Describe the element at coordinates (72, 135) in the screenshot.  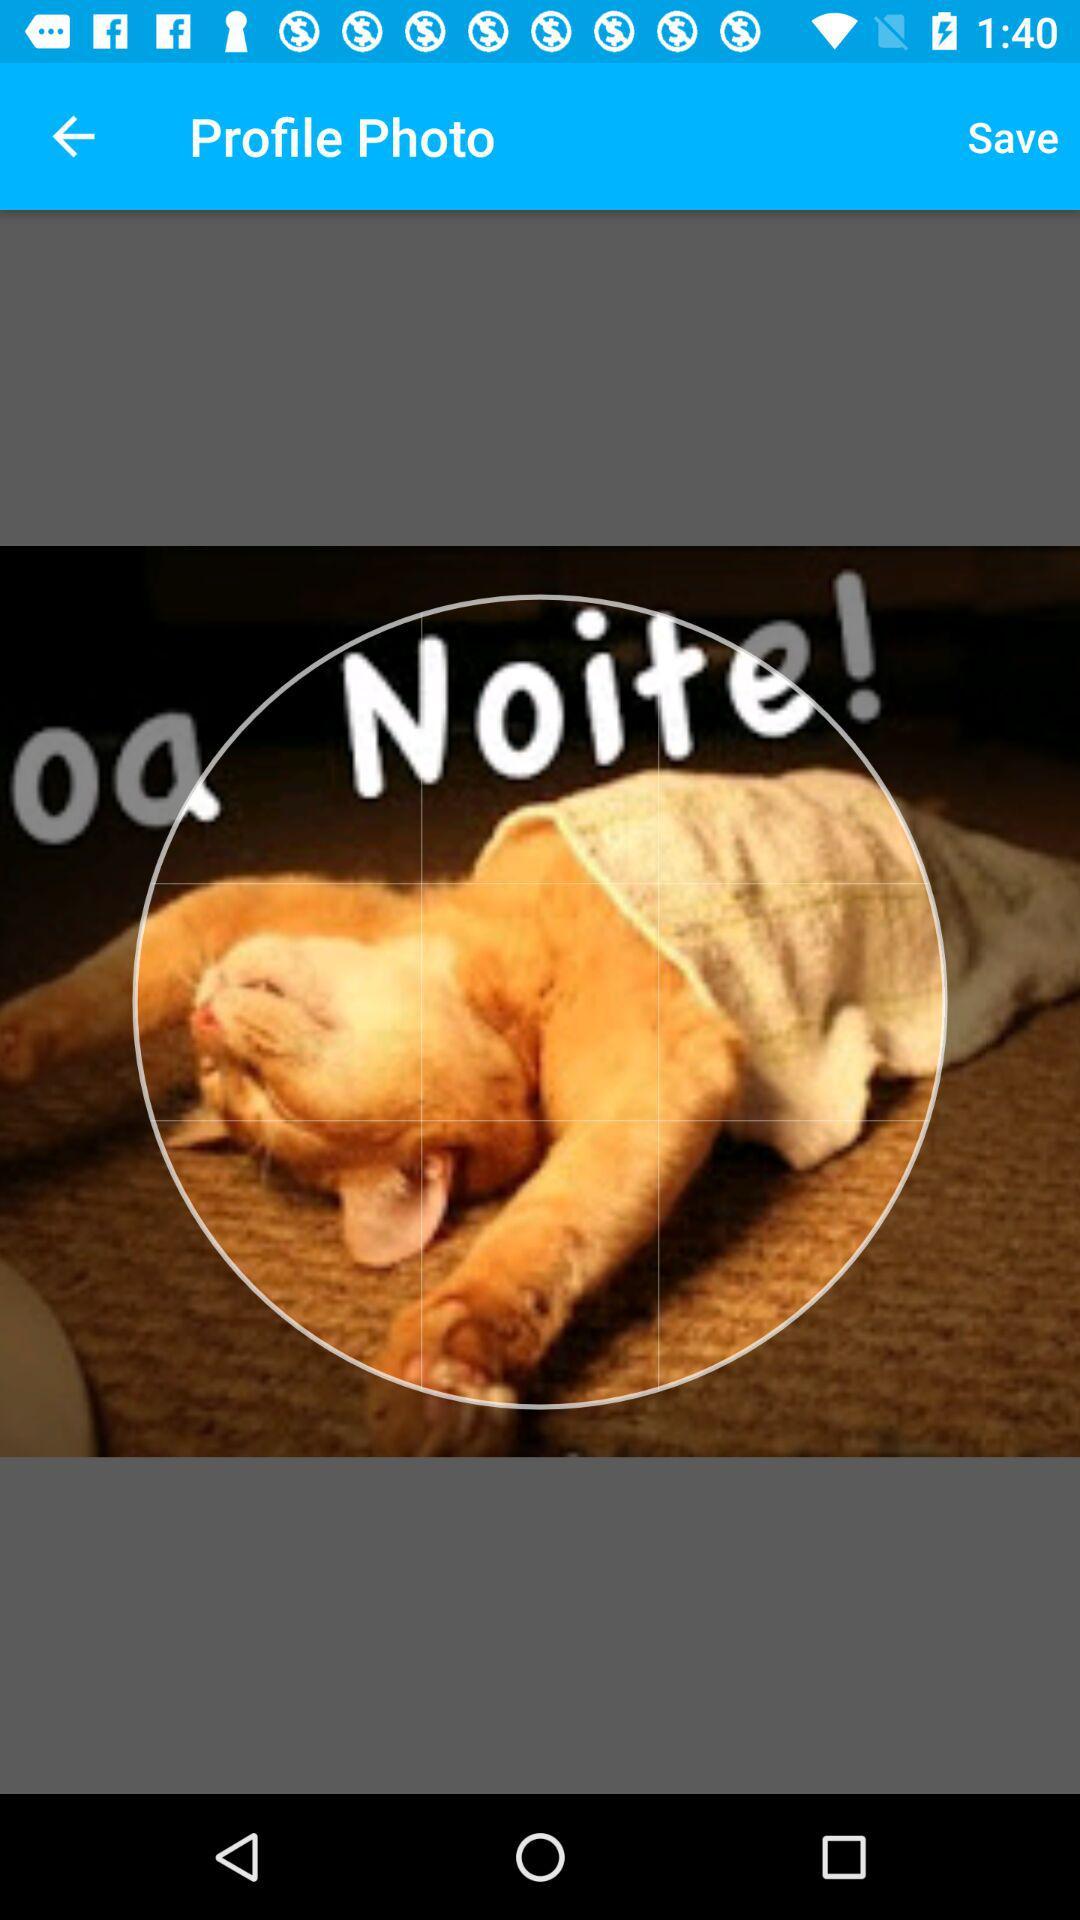
I see `the item to the left of profile photo` at that location.